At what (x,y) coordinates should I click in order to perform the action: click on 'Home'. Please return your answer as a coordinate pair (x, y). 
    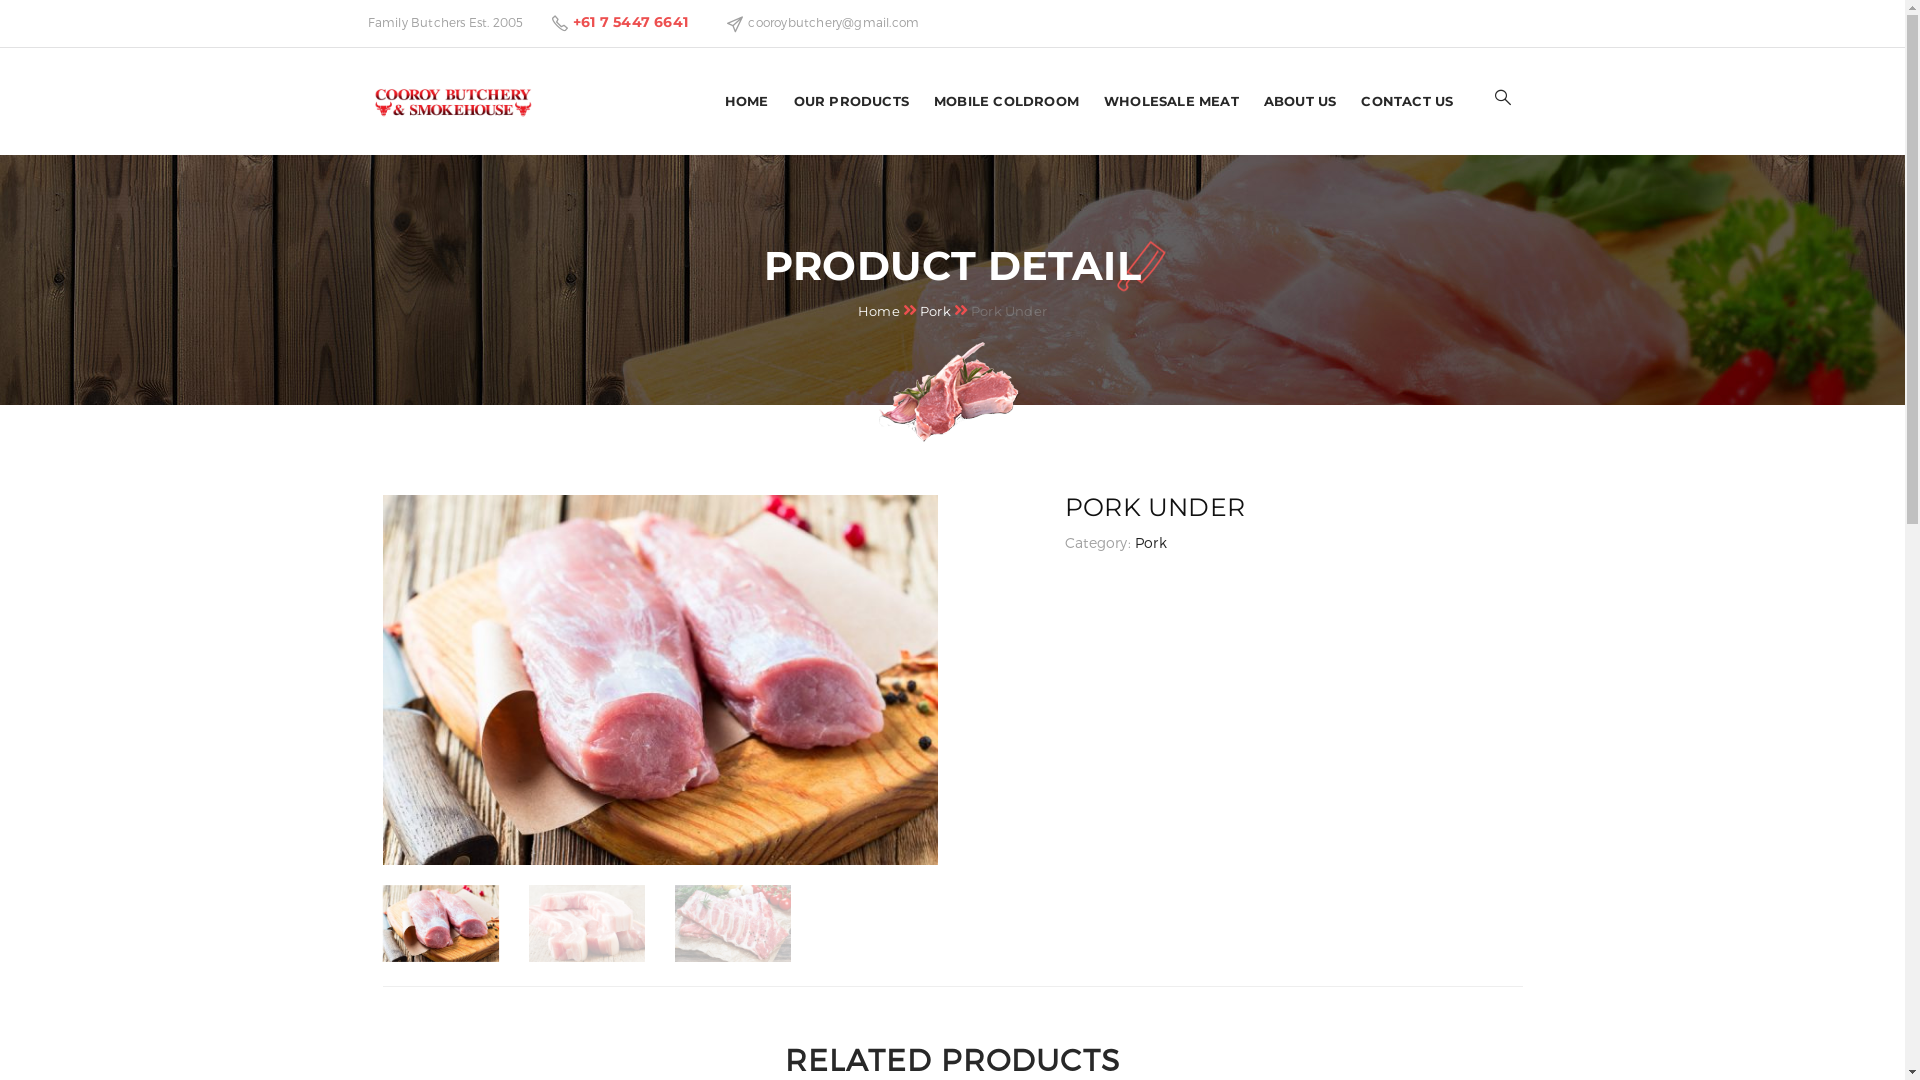
    Looking at the image, I should click on (878, 309).